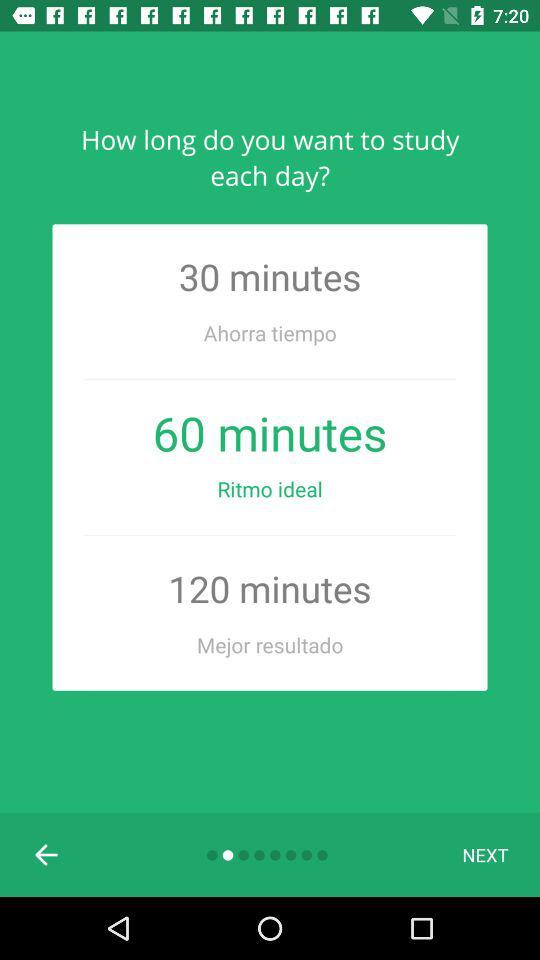  What do you see at coordinates (47, 853) in the screenshot?
I see `the item to the left of the next` at bounding box center [47, 853].